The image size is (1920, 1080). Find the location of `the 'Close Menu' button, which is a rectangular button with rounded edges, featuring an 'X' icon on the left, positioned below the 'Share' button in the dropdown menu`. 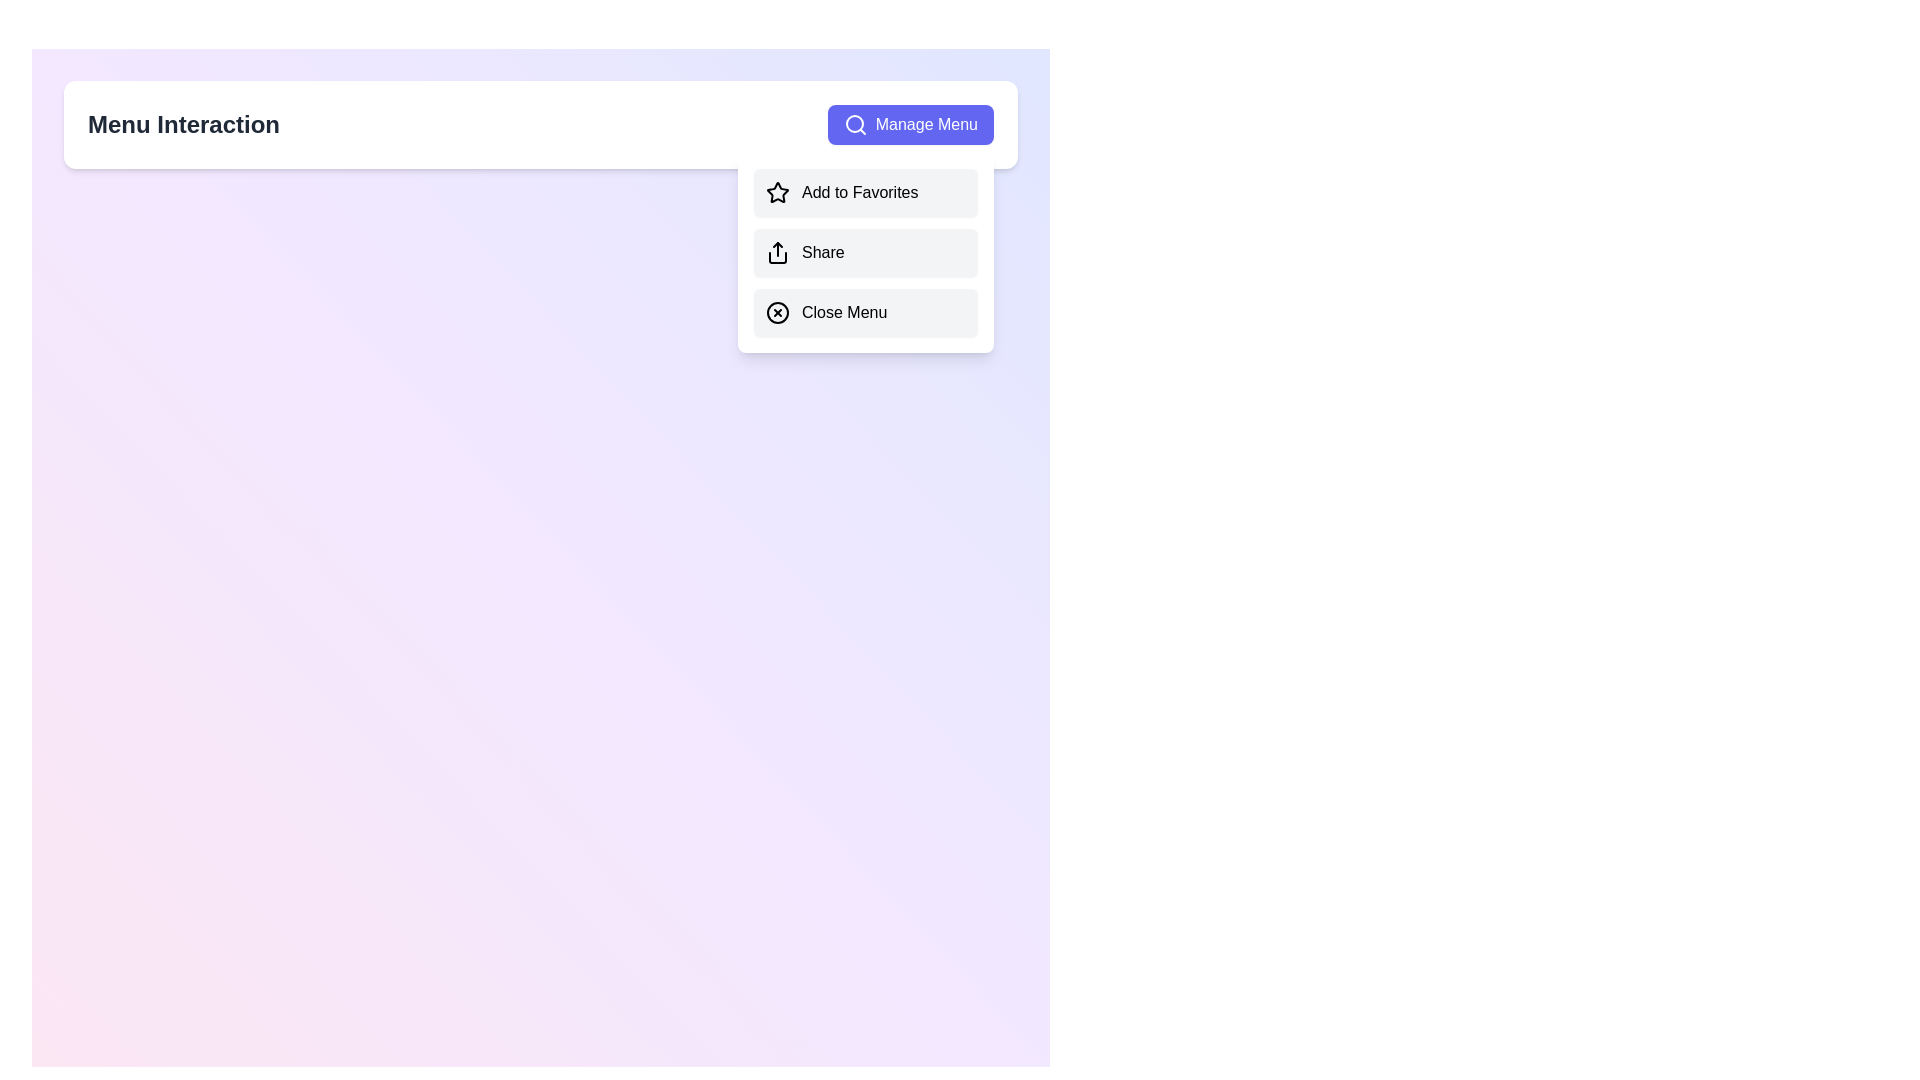

the 'Close Menu' button, which is a rectangular button with rounded edges, featuring an 'X' icon on the left, positioned below the 'Share' button in the dropdown menu is located at coordinates (865, 312).